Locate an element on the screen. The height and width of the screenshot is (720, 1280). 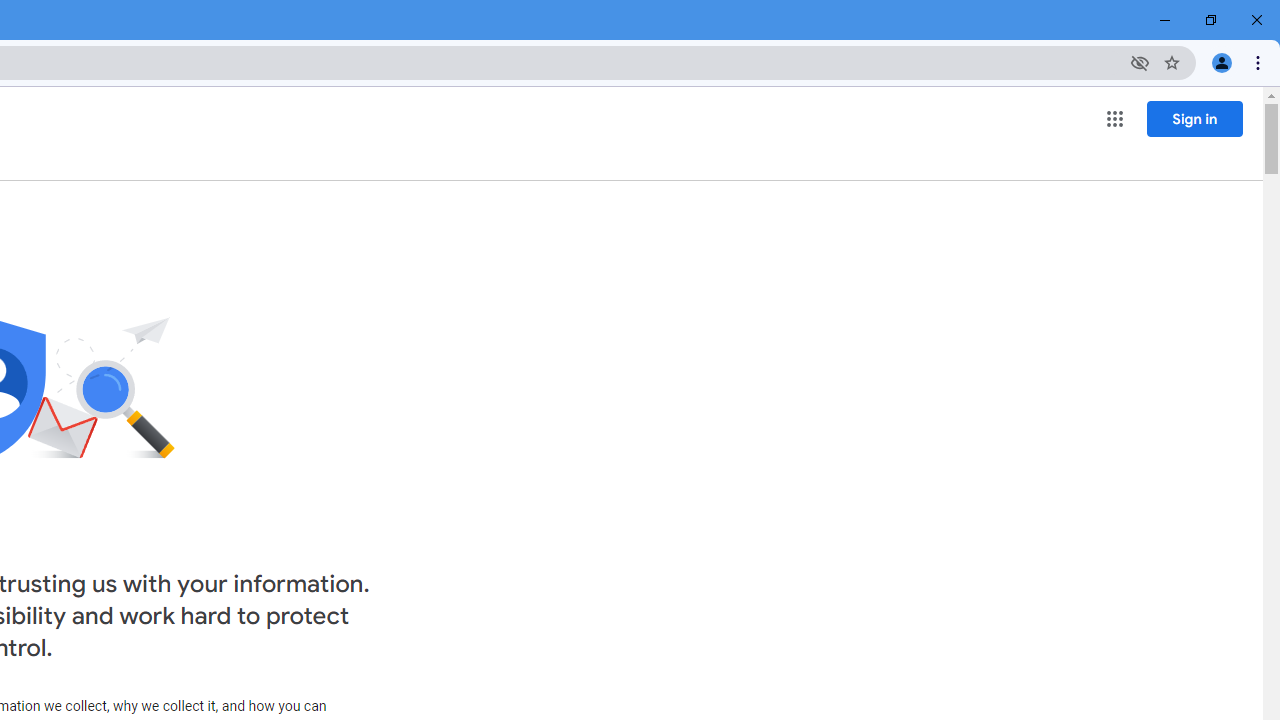
'Third-party cookies blocked' is located at coordinates (1139, 61).